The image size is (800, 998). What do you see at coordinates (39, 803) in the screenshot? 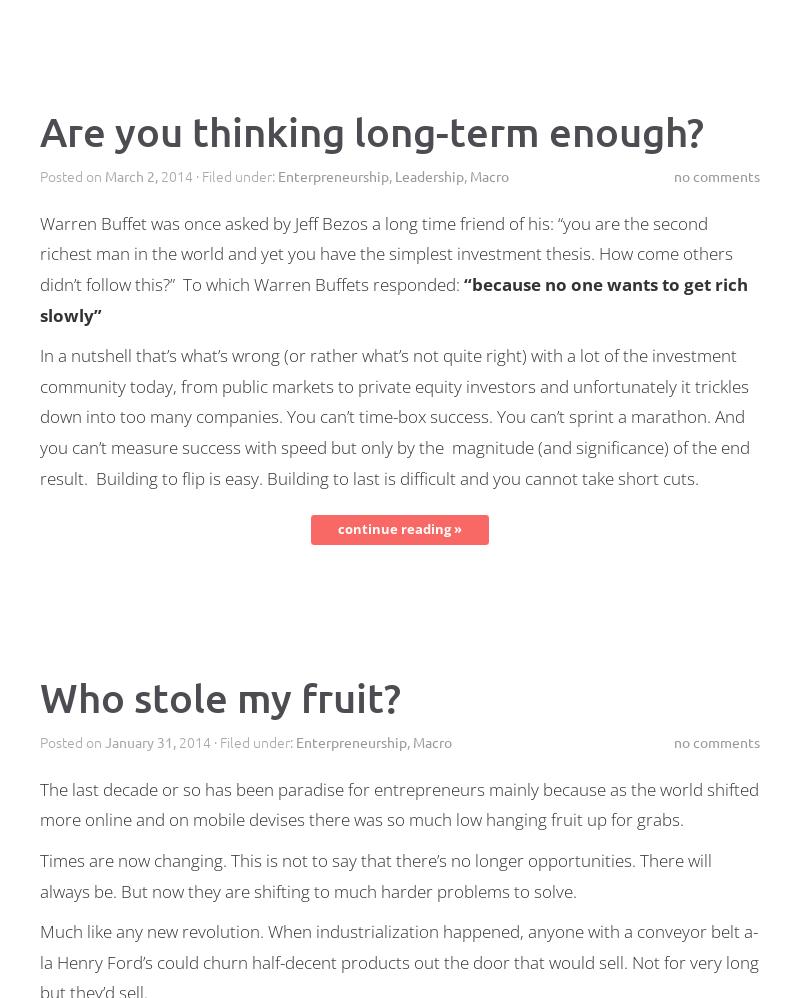
I see `'The last decade or so has been paradise for entrepreneurs mainly because as the world shifted more online and on mobile devises there was so much low hanging fruit up for grabs.'` at bounding box center [39, 803].